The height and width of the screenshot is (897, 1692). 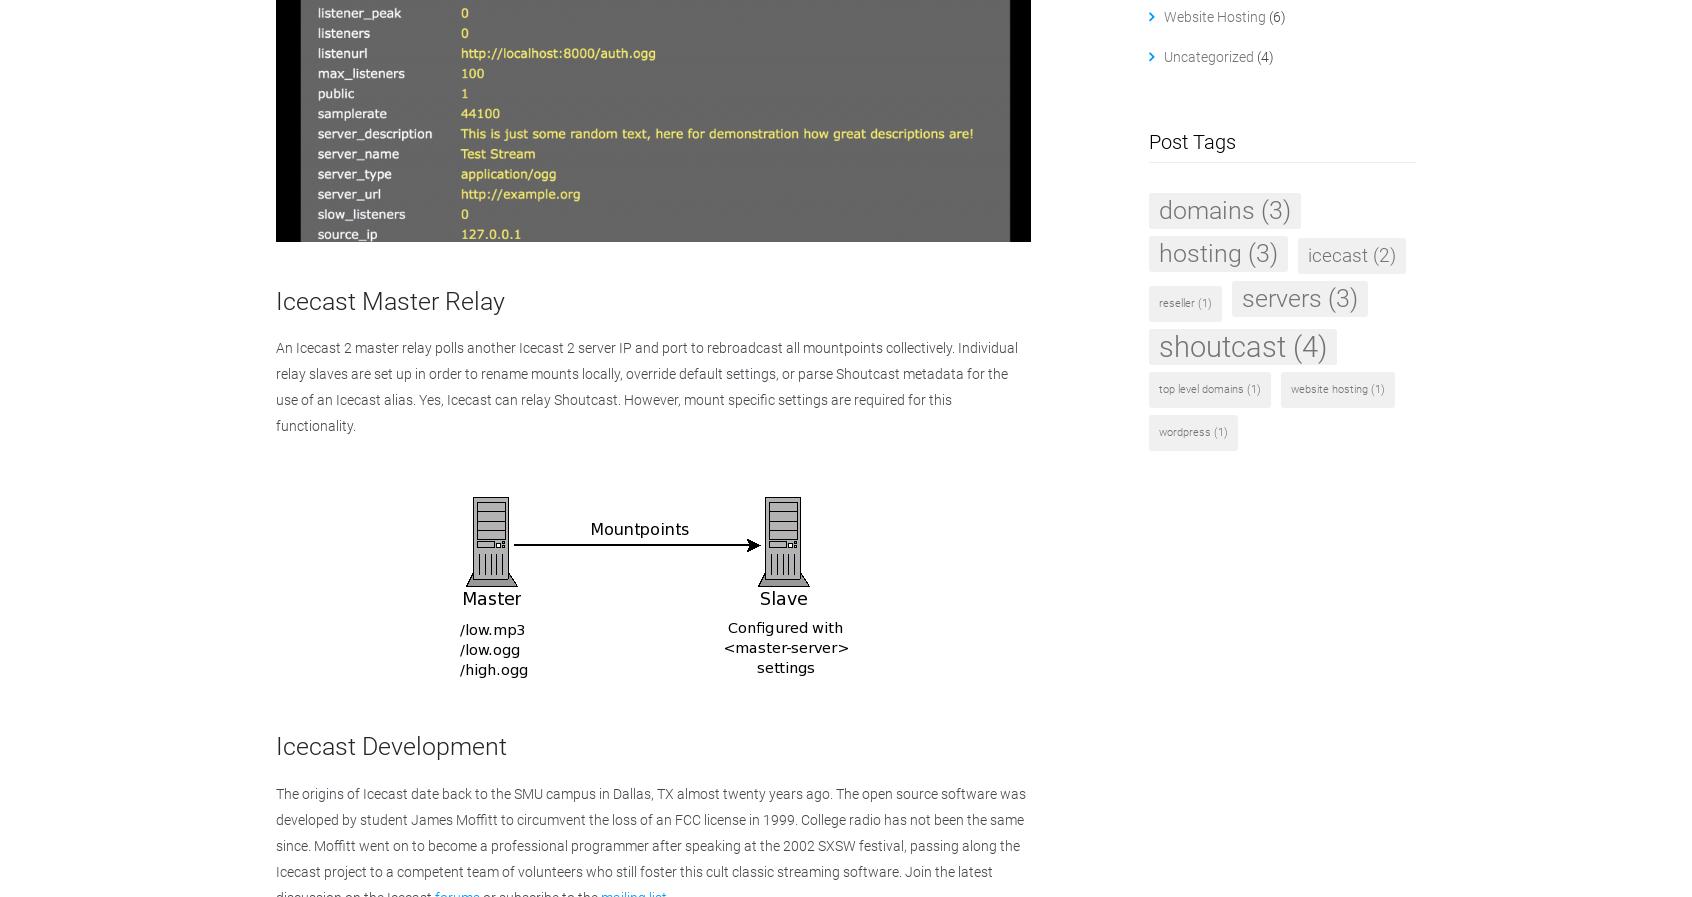 What do you see at coordinates (1200, 388) in the screenshot?
I see `'top level domains'` at bounding box center [1200, 388].